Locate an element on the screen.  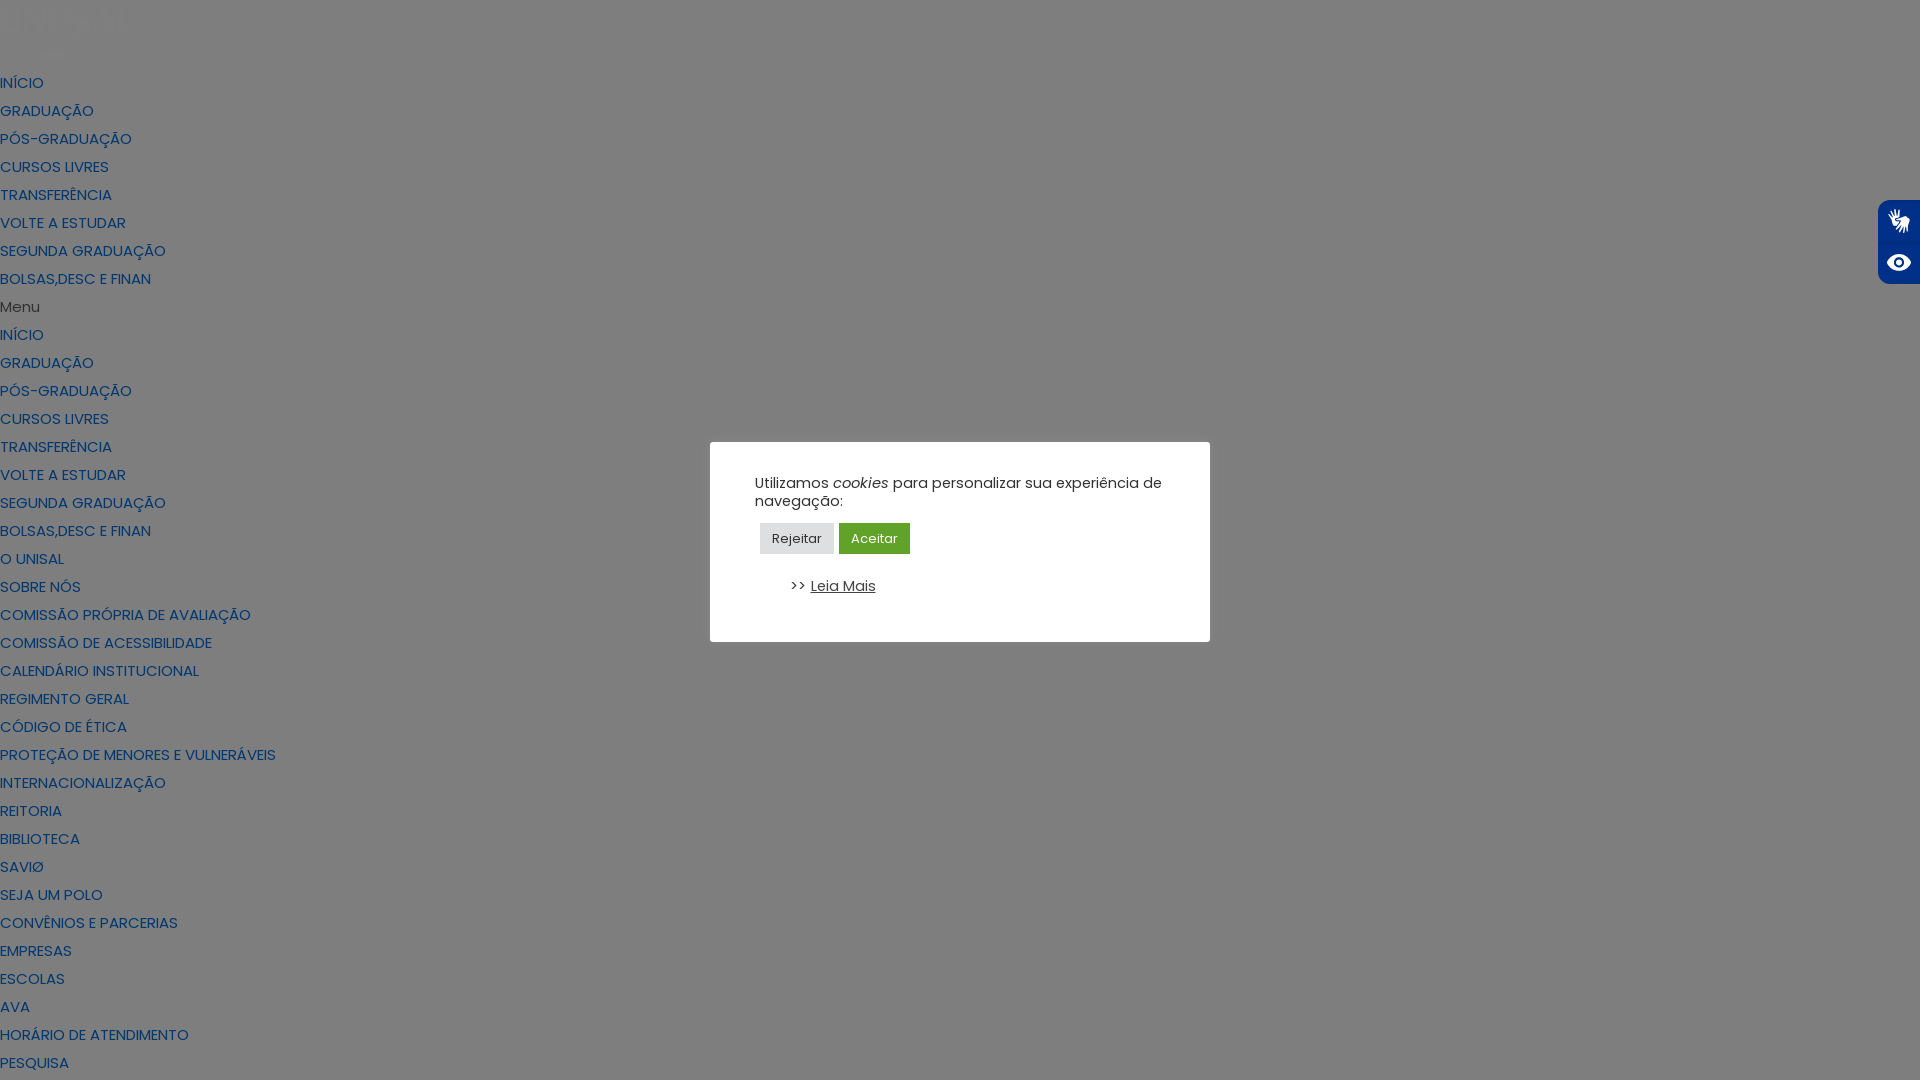
'ESCOLAS' is located at coordinates (32, 977).